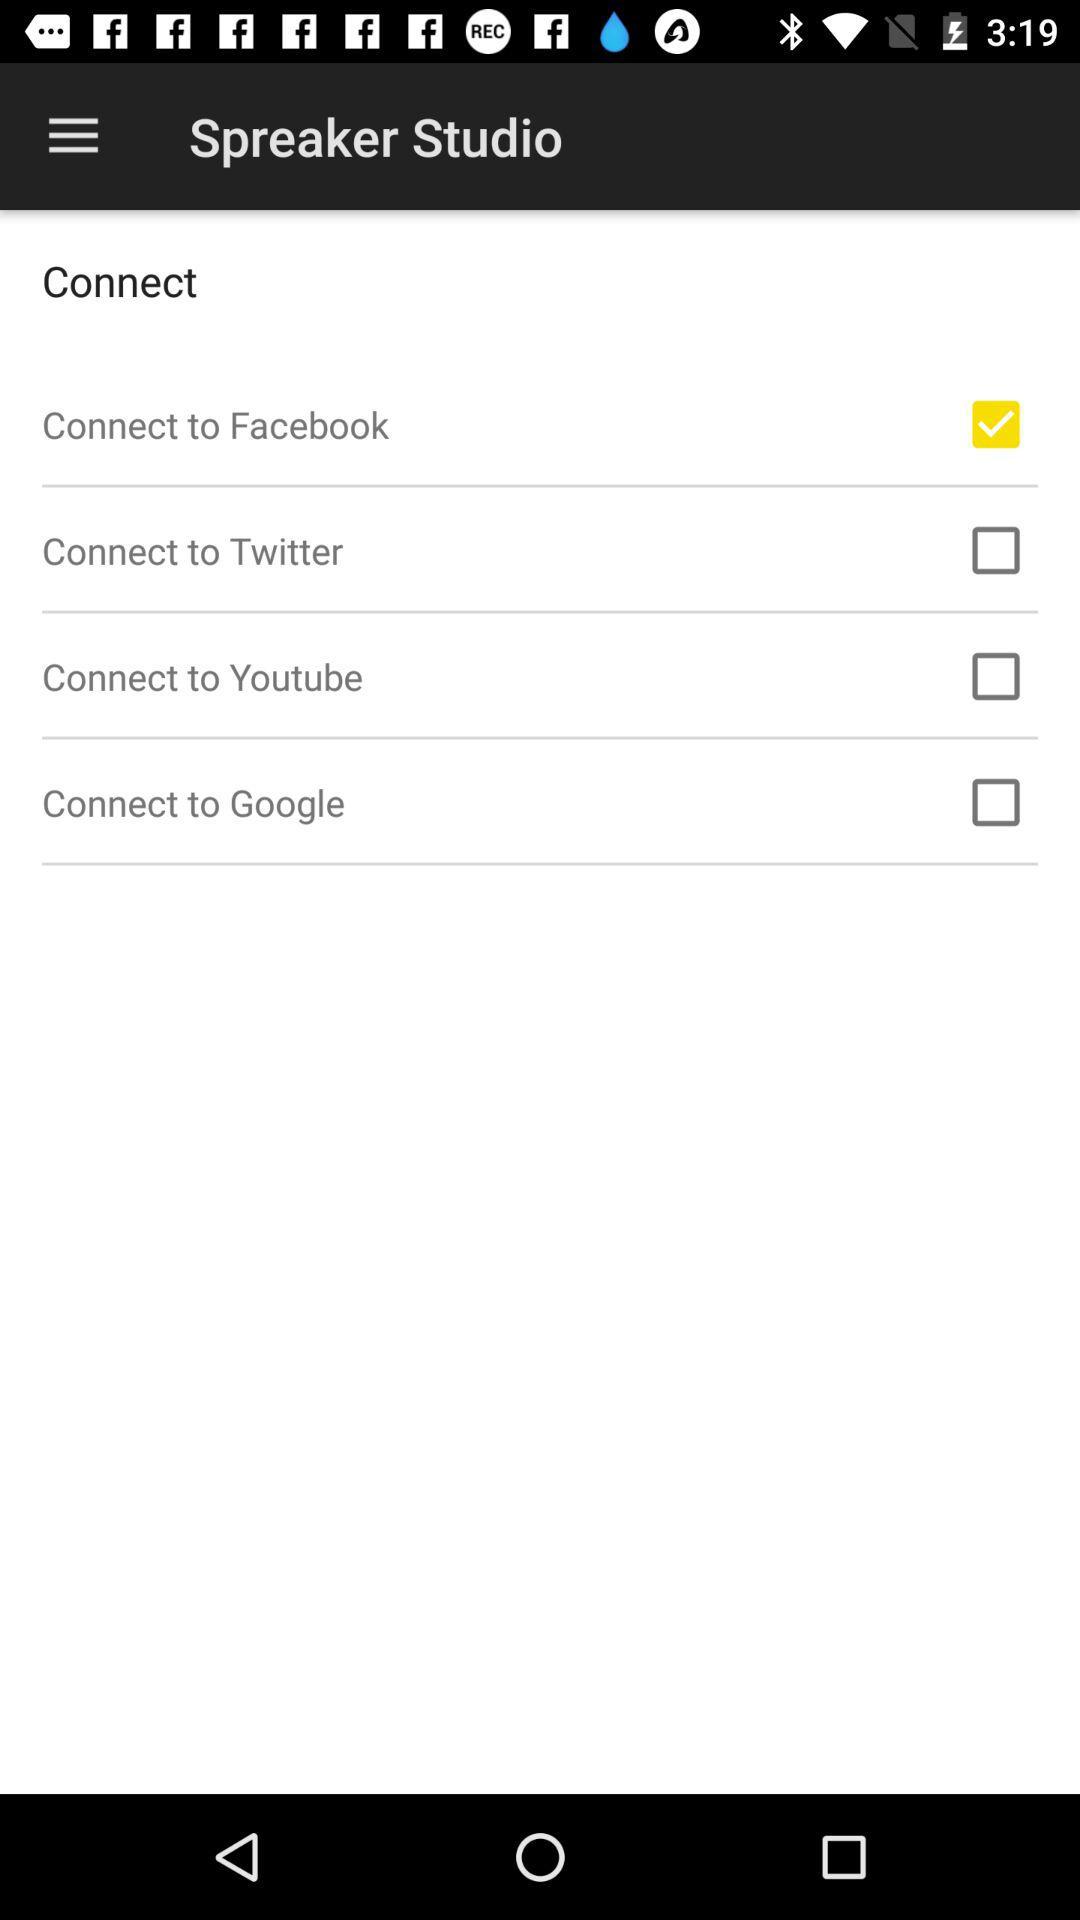 The image size is (1080, 1920). I want to click on the icon above connect icon, so click(72, 135).